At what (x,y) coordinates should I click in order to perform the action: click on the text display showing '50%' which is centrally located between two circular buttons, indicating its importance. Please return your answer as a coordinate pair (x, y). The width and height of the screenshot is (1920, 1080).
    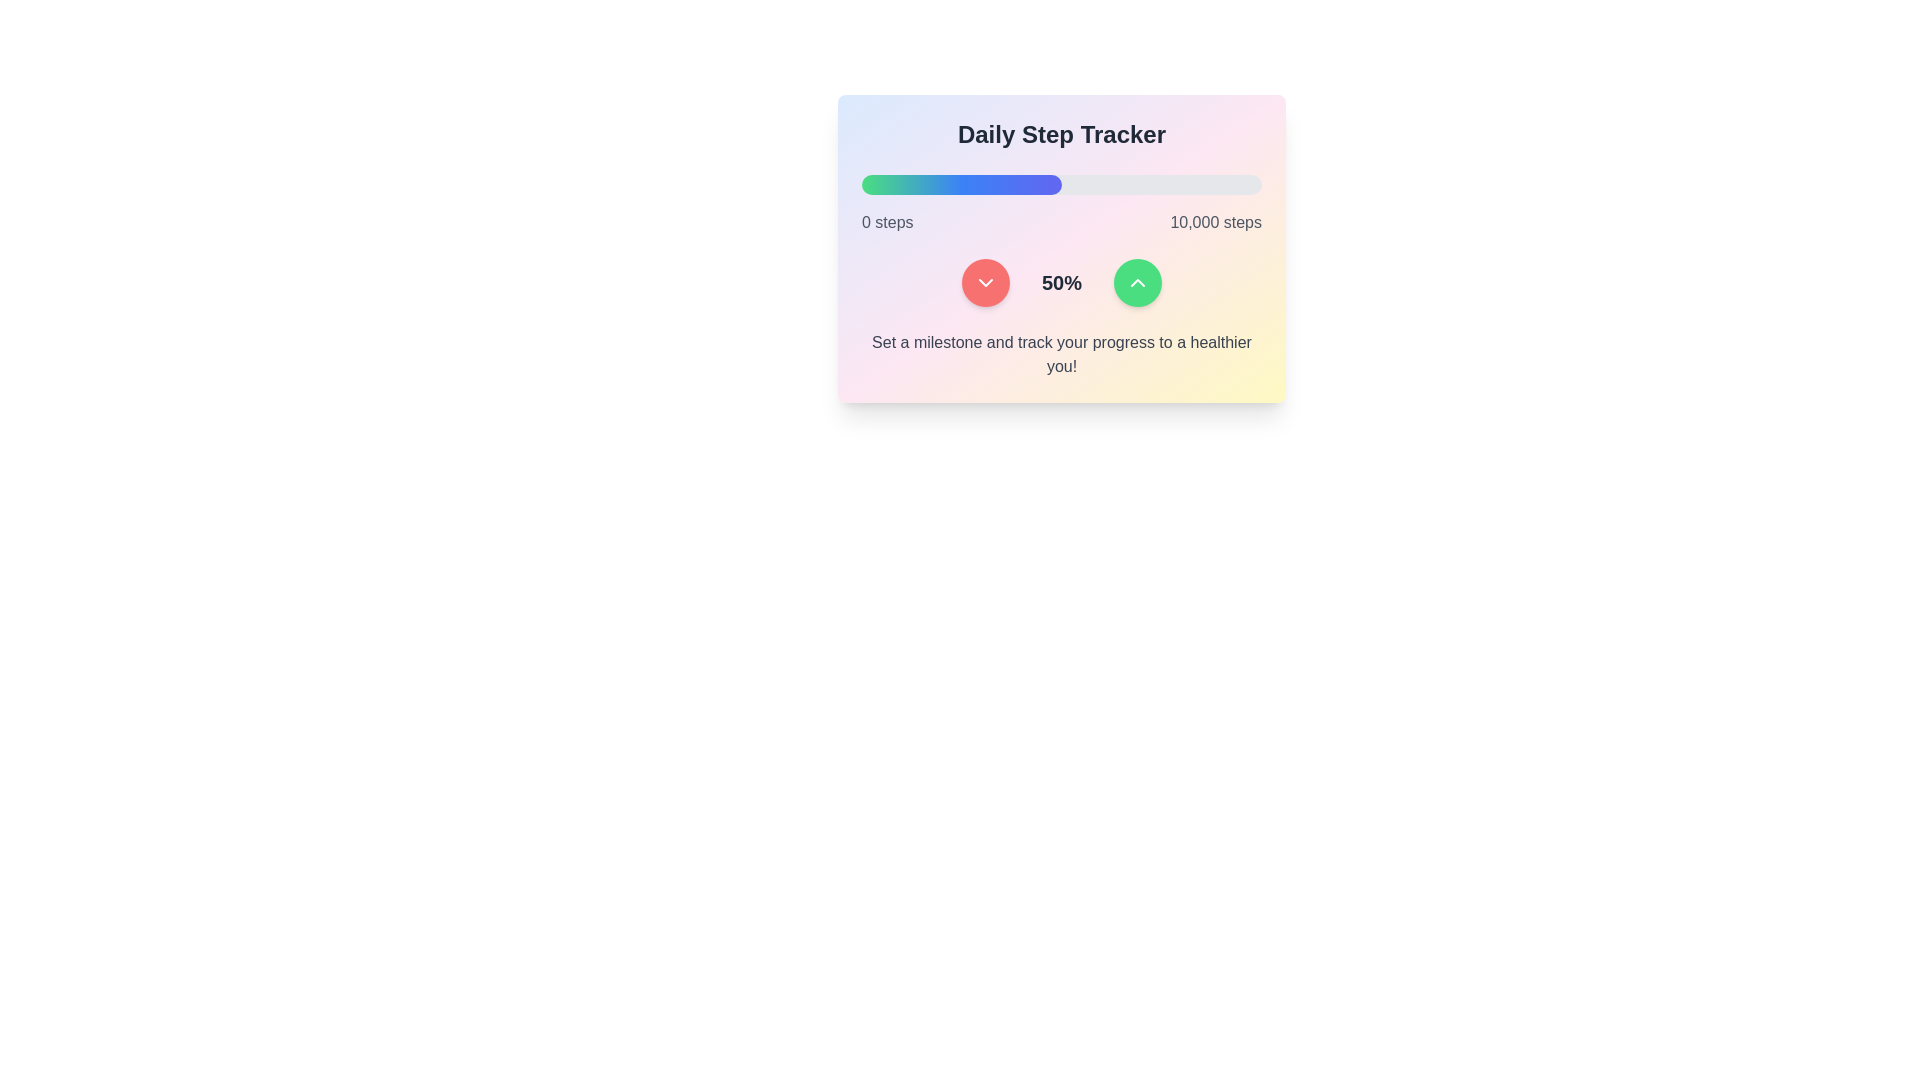
    Looking at the image, I should click on (1060, 282).